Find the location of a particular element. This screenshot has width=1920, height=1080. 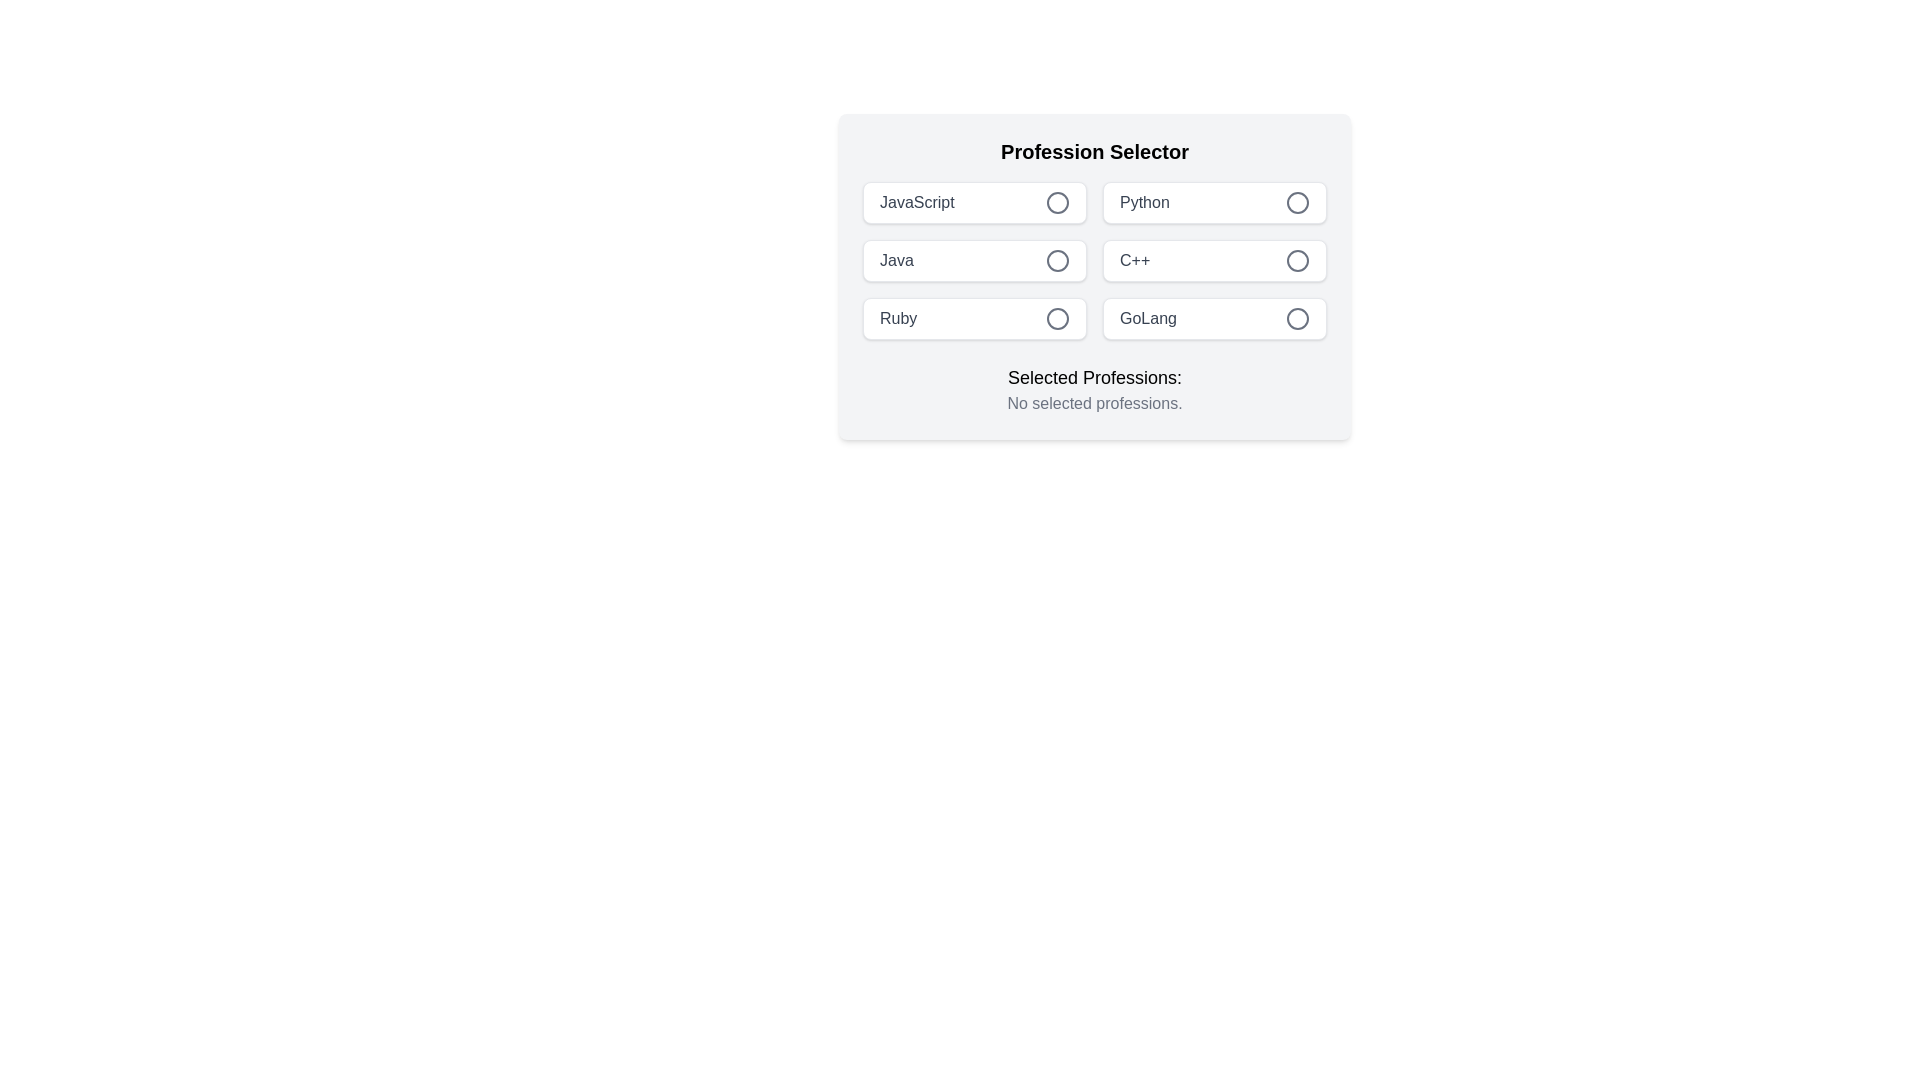

the 'Java' selectable list item with a radio button in the 'Profession Selector' section is located at coordinates (974, 260).